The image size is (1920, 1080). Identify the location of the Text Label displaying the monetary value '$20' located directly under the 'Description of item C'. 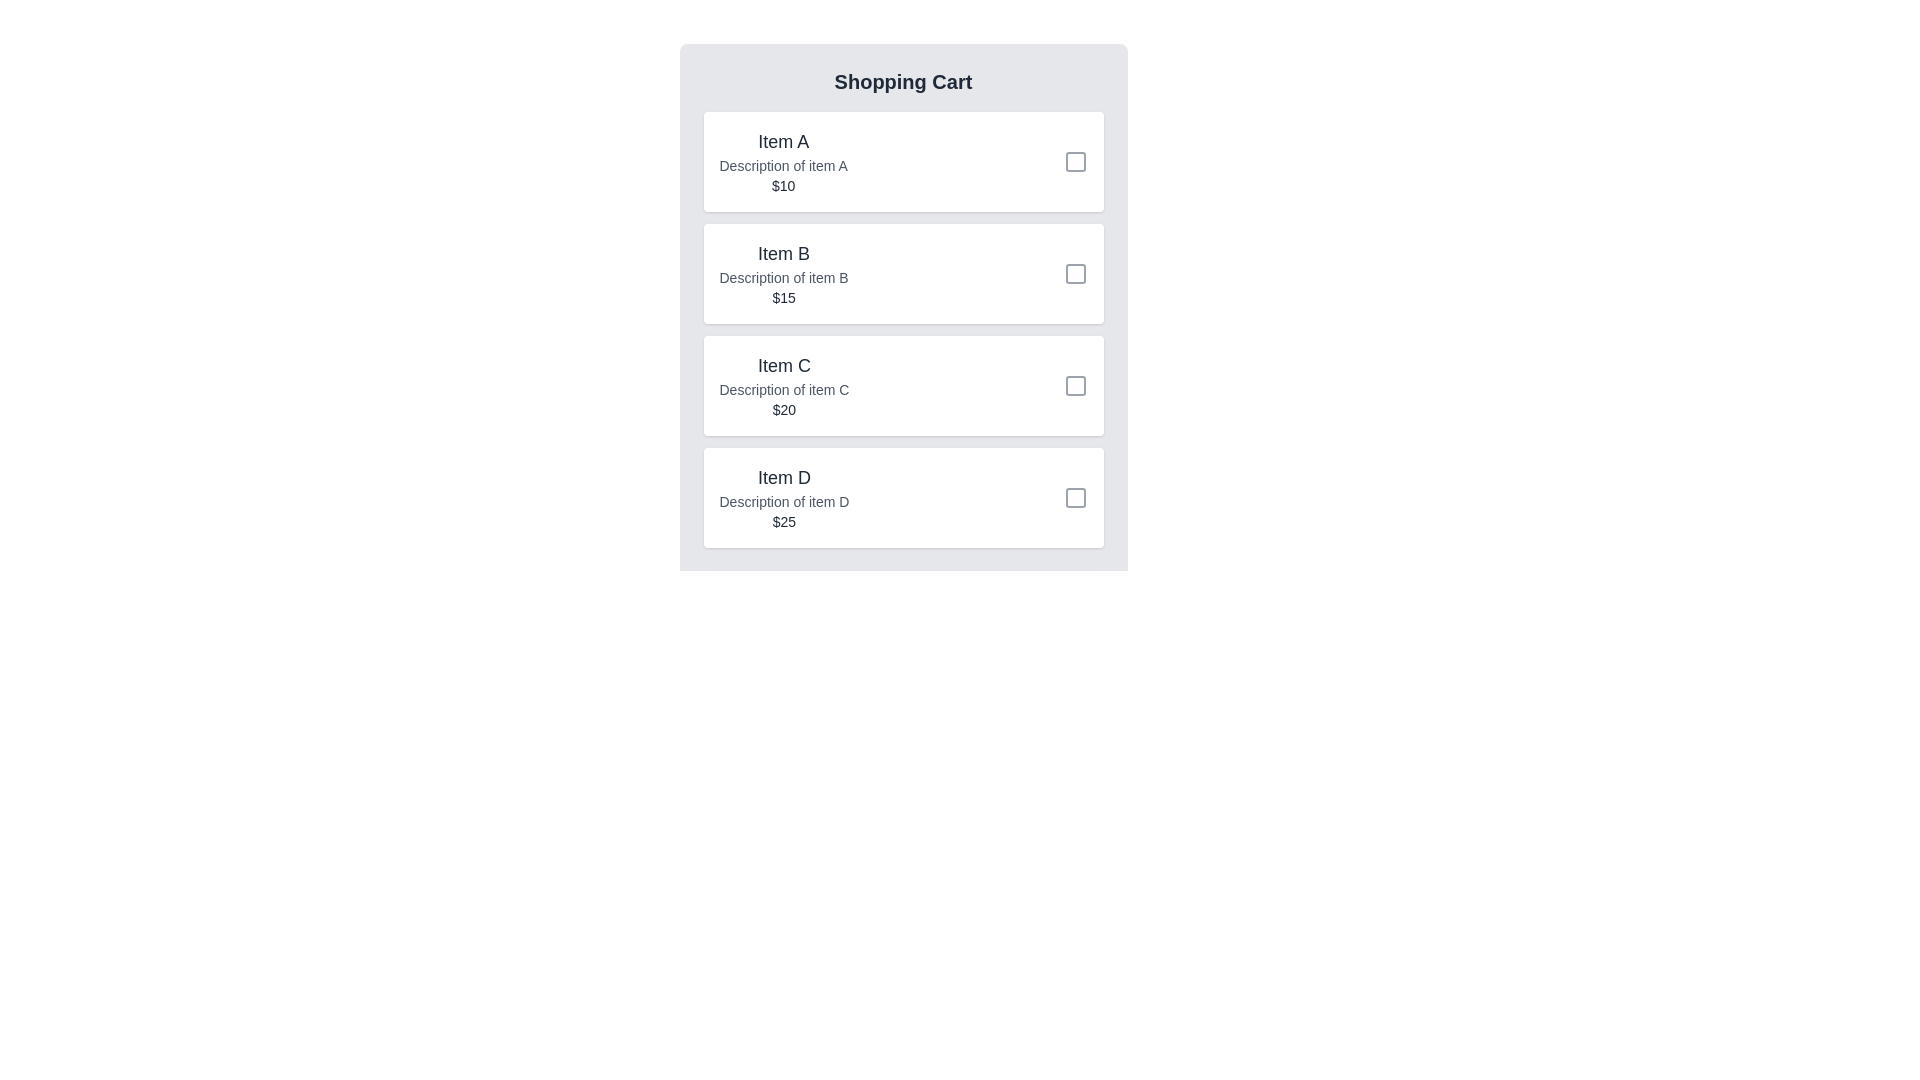
(783, 408).